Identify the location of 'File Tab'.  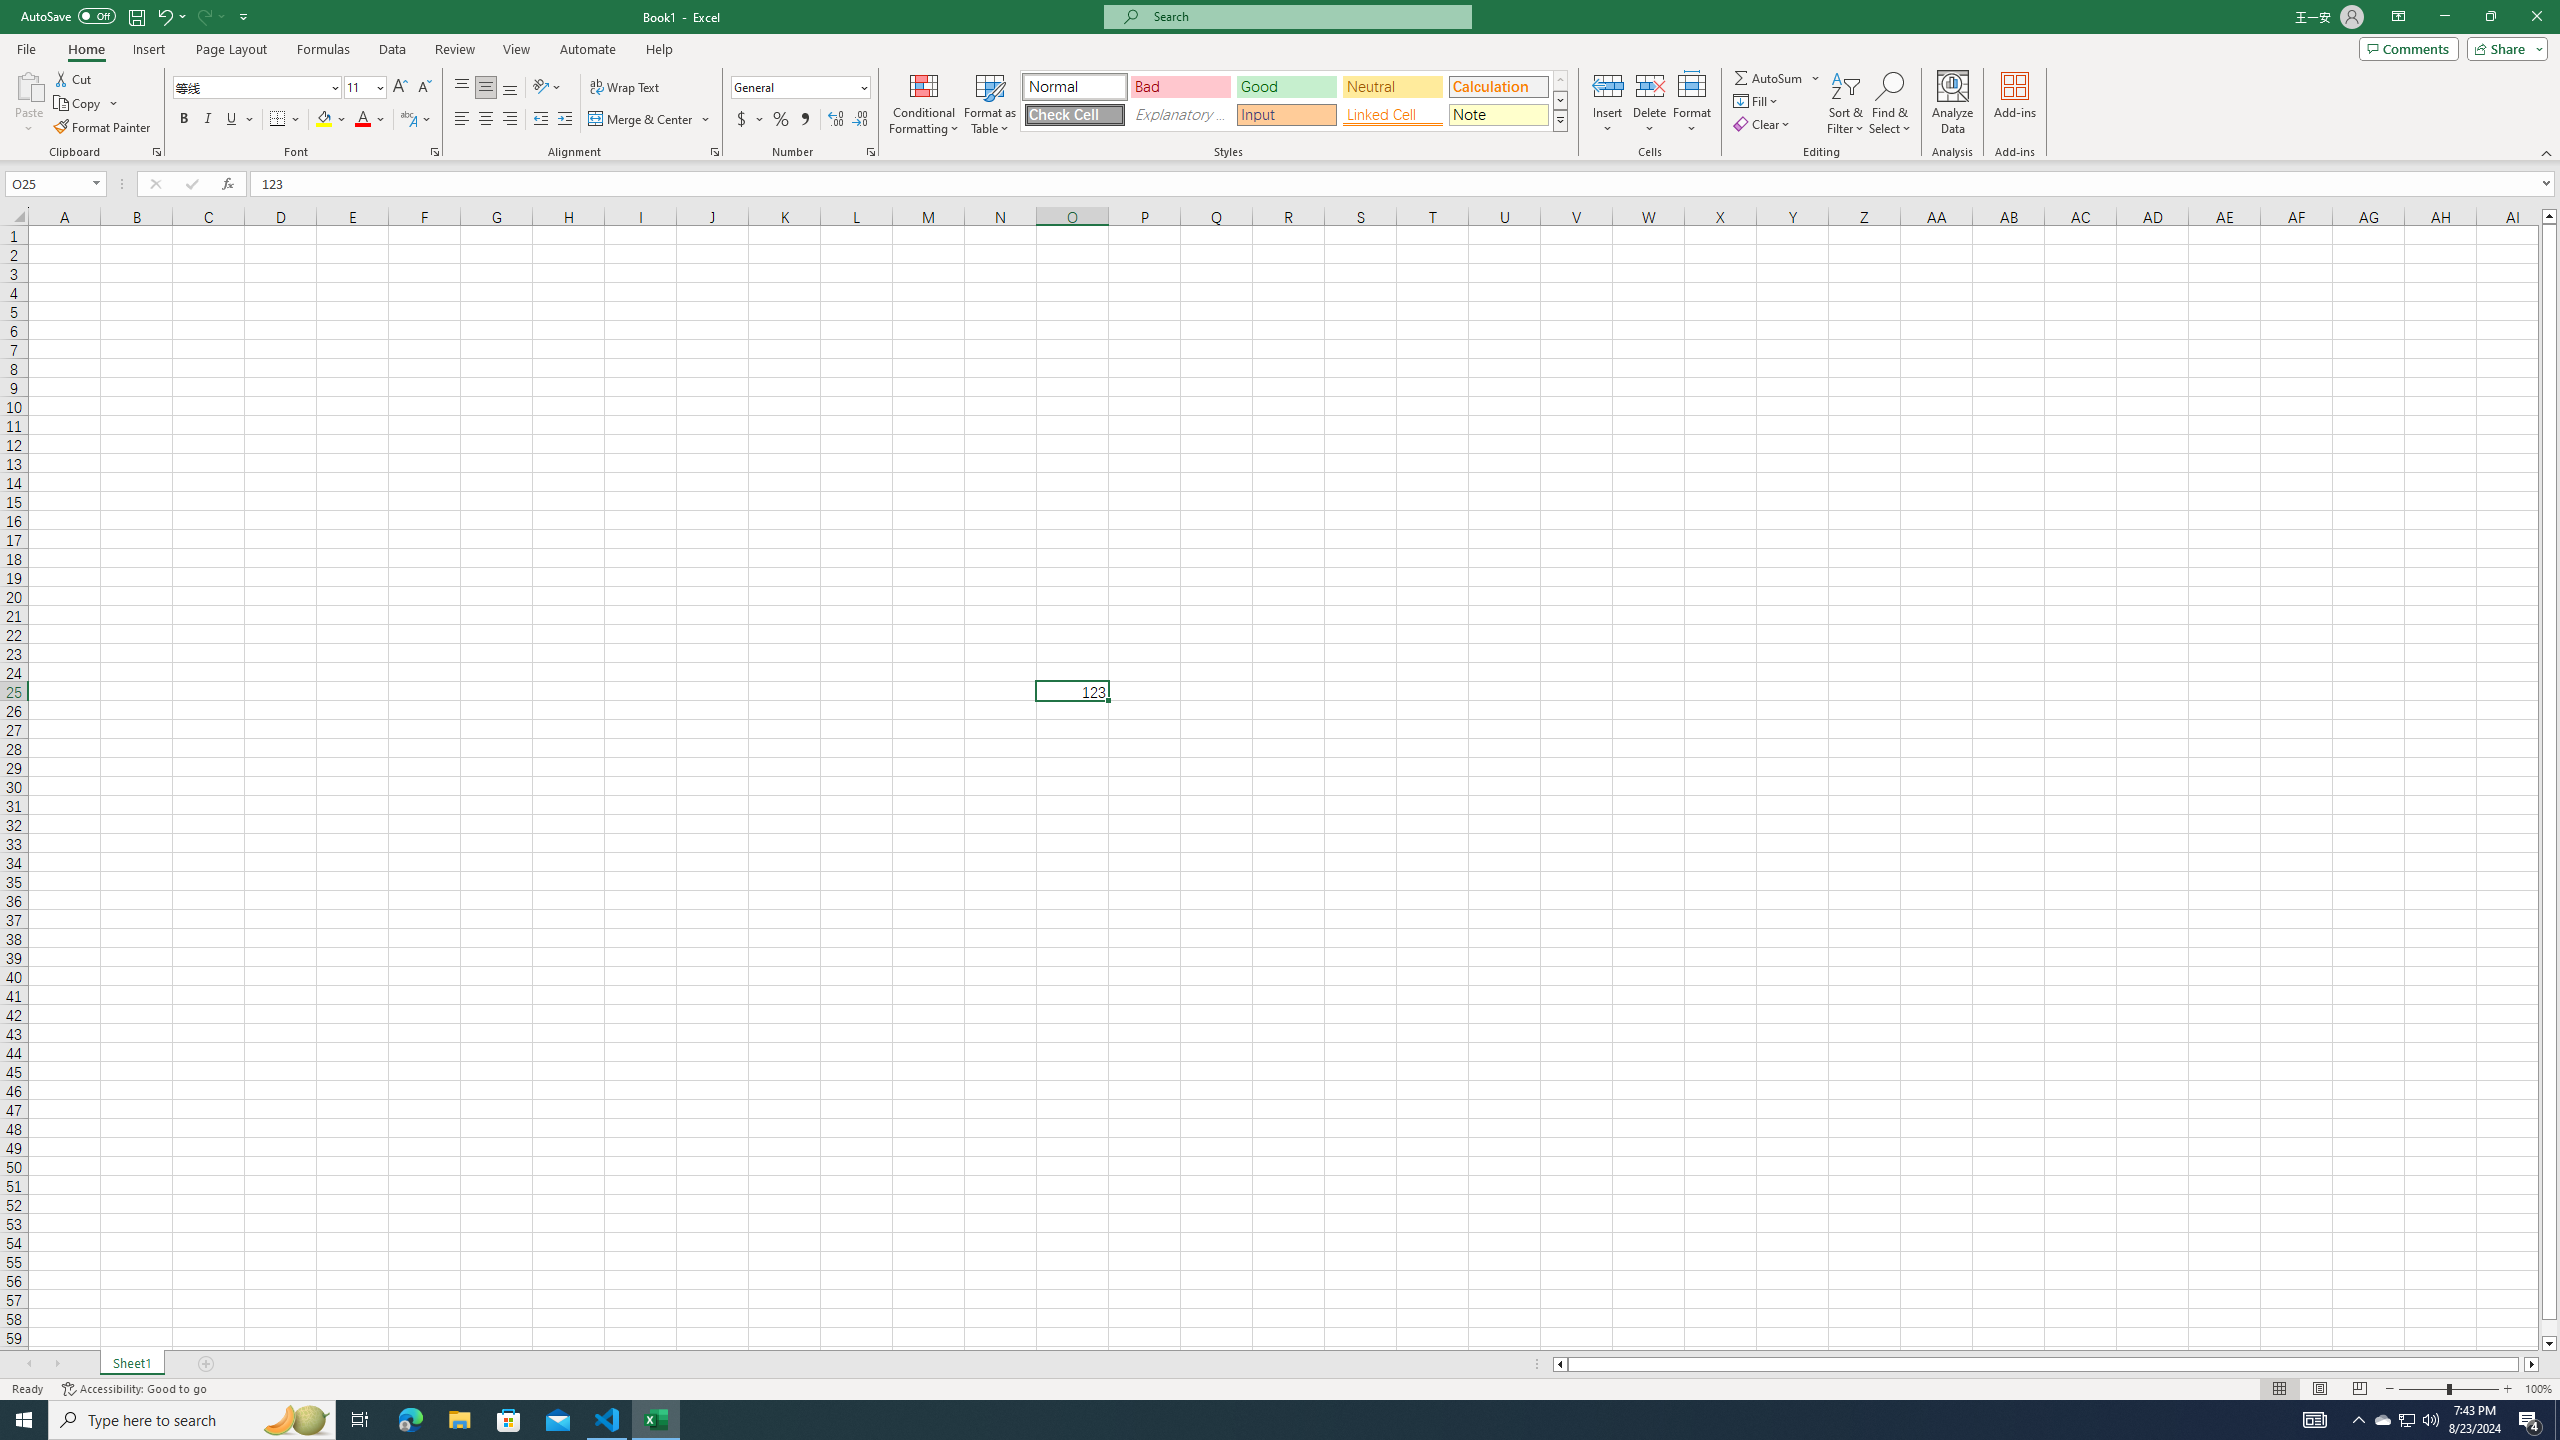
(25, 47).